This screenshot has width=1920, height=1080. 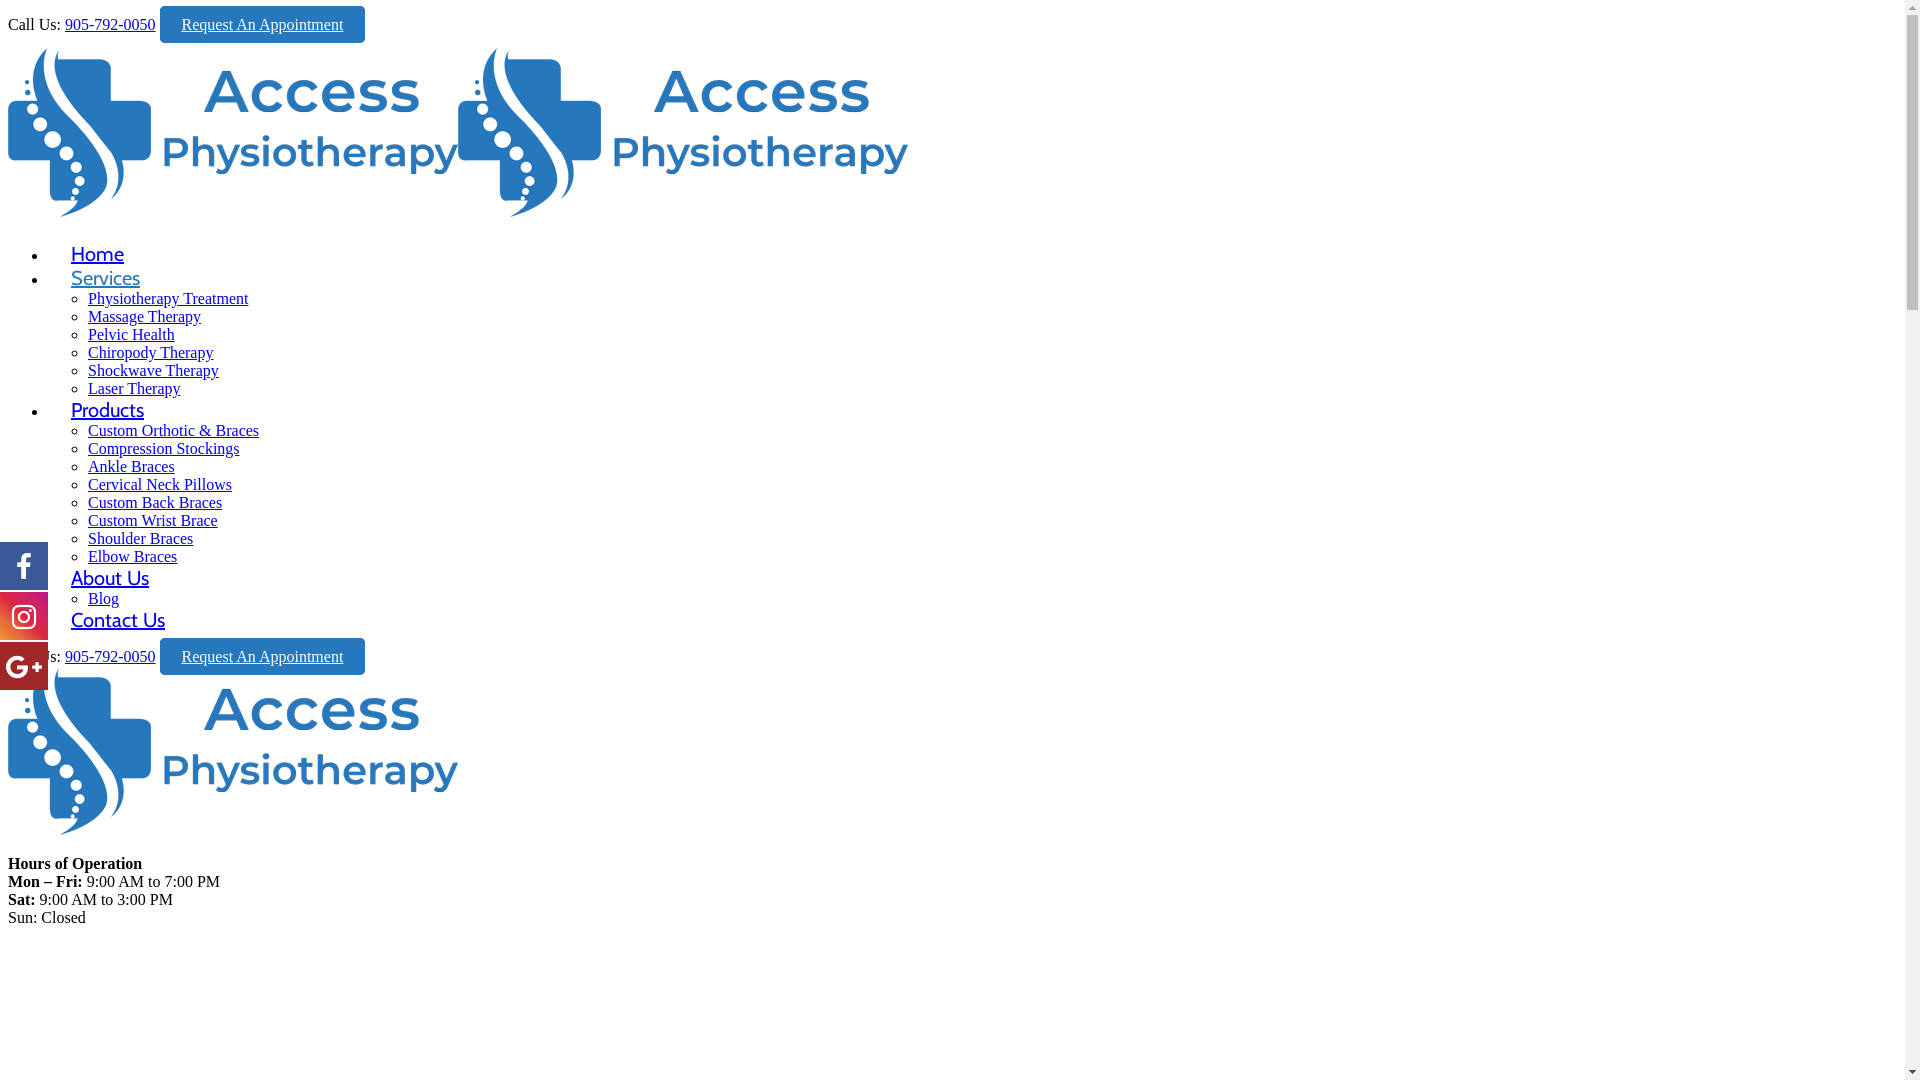 What do you see at coordinates (133, 388) in the screenshot?
I see `'Laser Therapy'` at bounding box center [133, 388].